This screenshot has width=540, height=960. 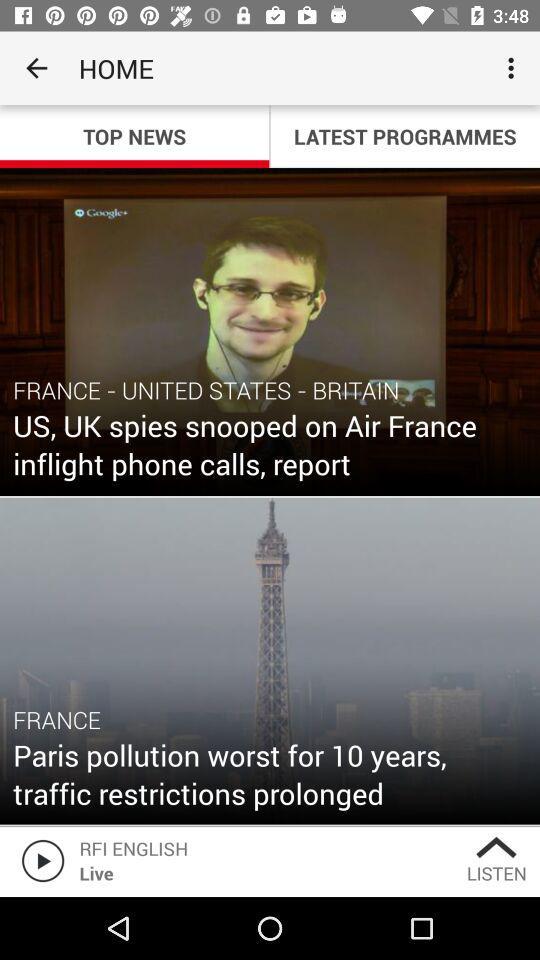 I want to click on the play icon, so click(x=39, y=859).